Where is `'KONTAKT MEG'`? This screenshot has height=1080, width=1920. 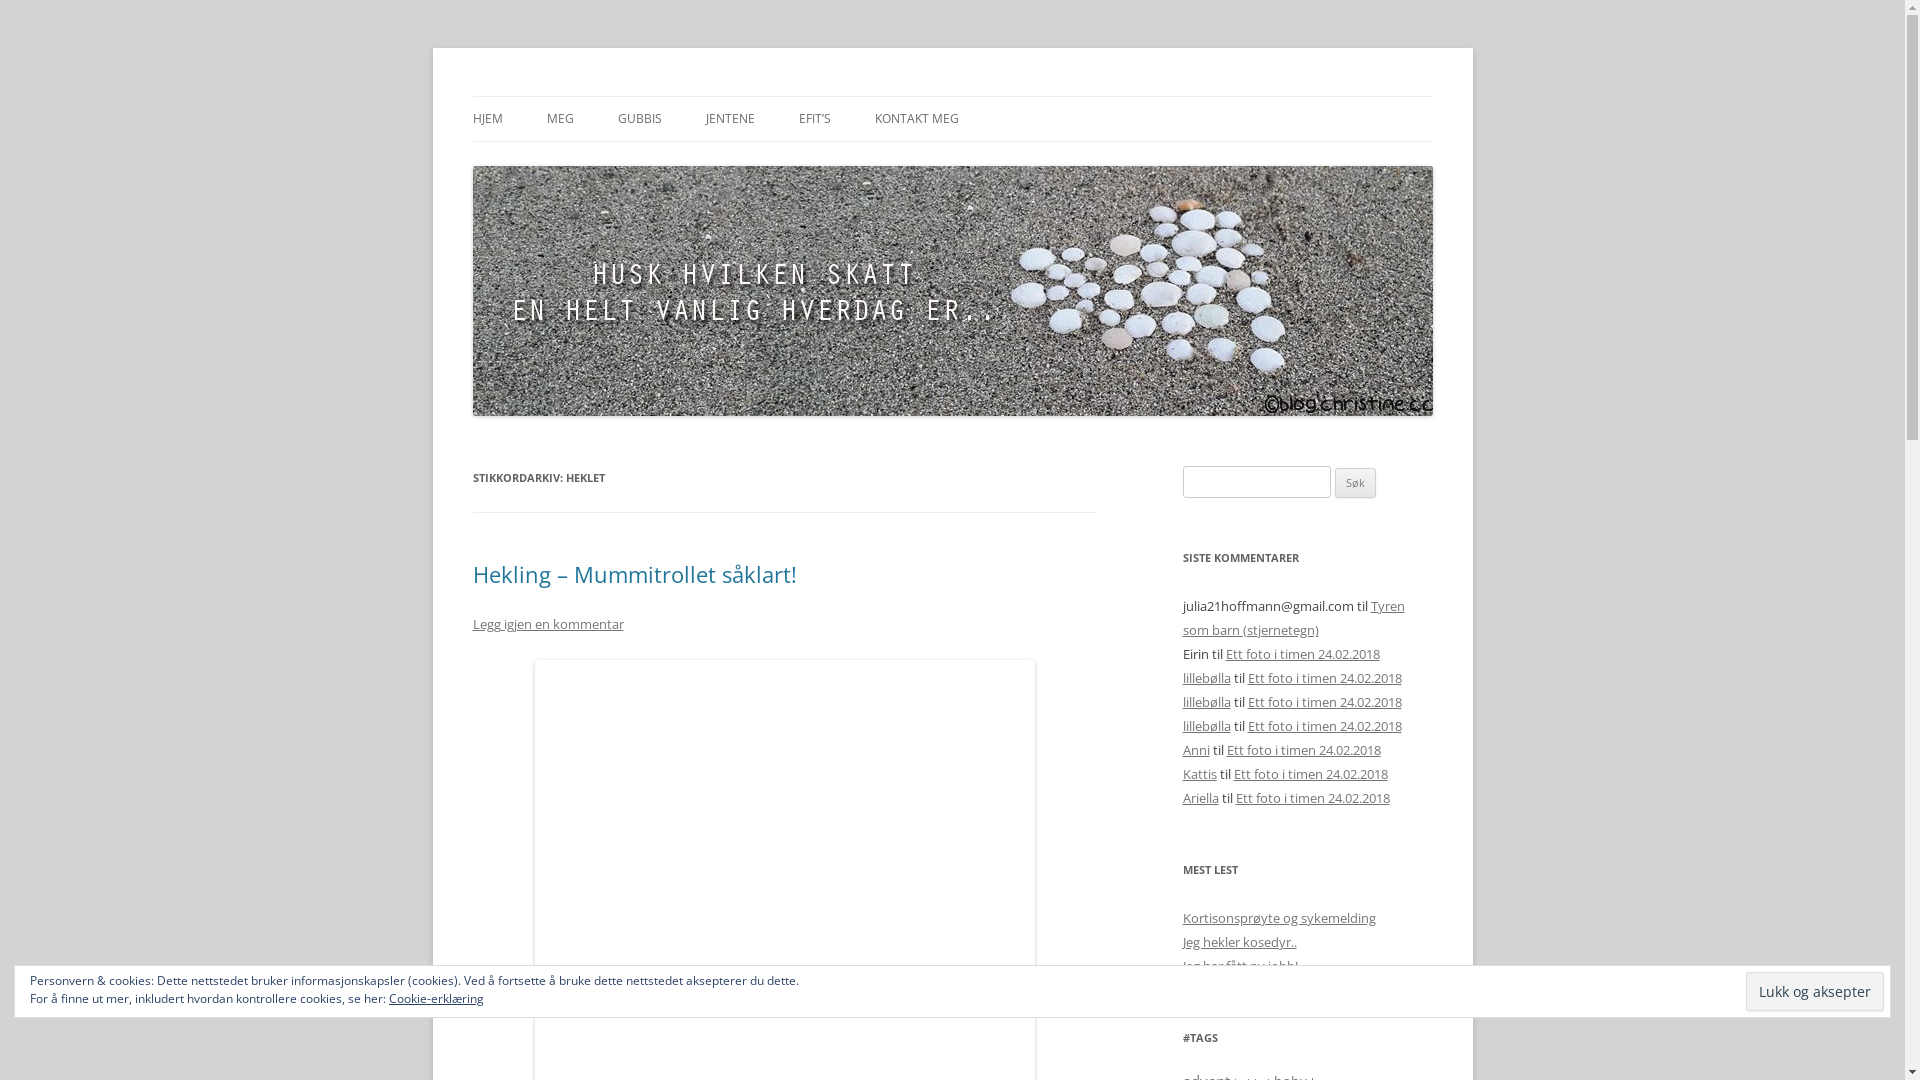
'KONTAKT MEG' is located at coordinates (873, 119).